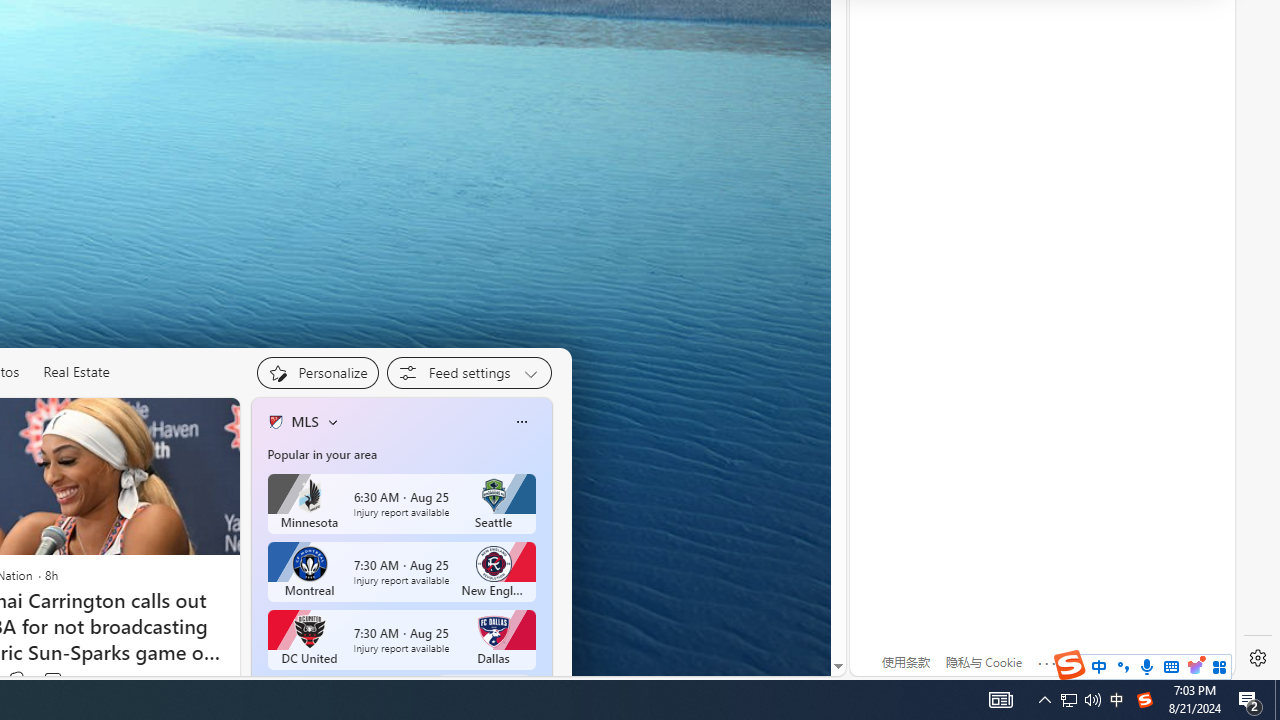  What do you see at coordinates (521, 420) in the screenshot?
I see `'Class: icon-img'` at bounding box center [521, 420].